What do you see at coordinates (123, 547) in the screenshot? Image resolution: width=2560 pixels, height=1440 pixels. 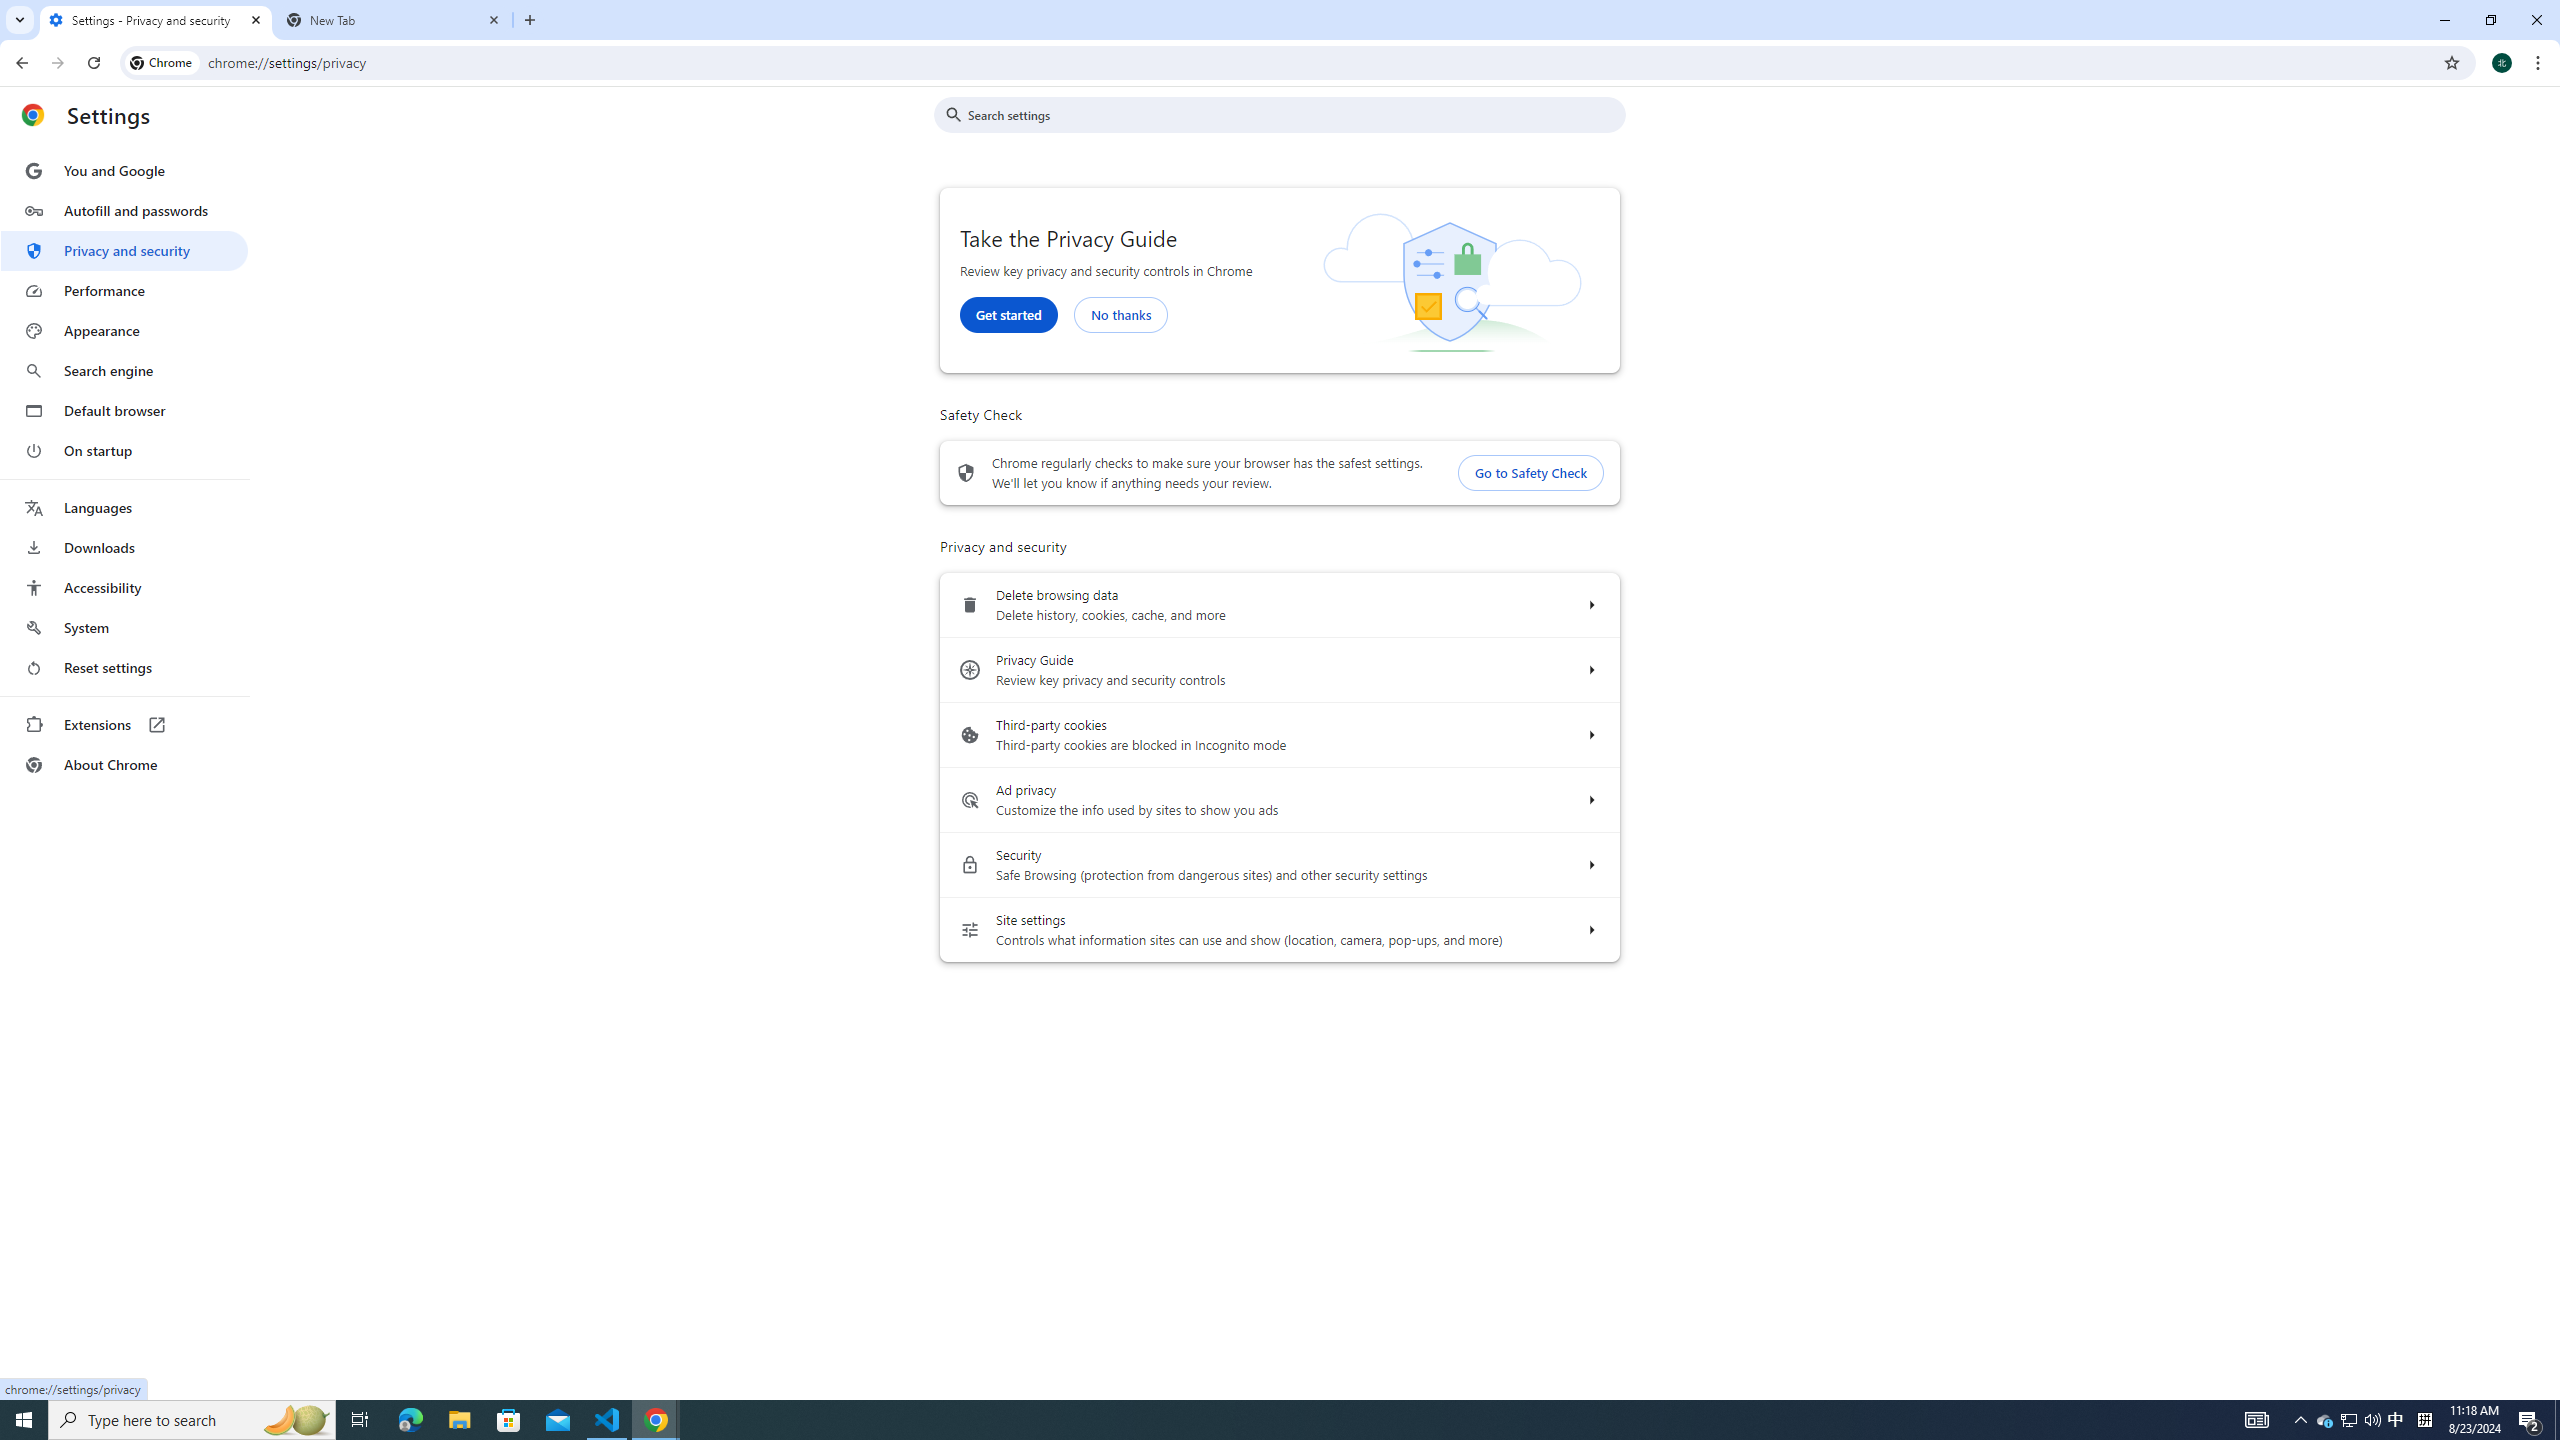 I see `'Downloads'` at bounding box center [123, 547].